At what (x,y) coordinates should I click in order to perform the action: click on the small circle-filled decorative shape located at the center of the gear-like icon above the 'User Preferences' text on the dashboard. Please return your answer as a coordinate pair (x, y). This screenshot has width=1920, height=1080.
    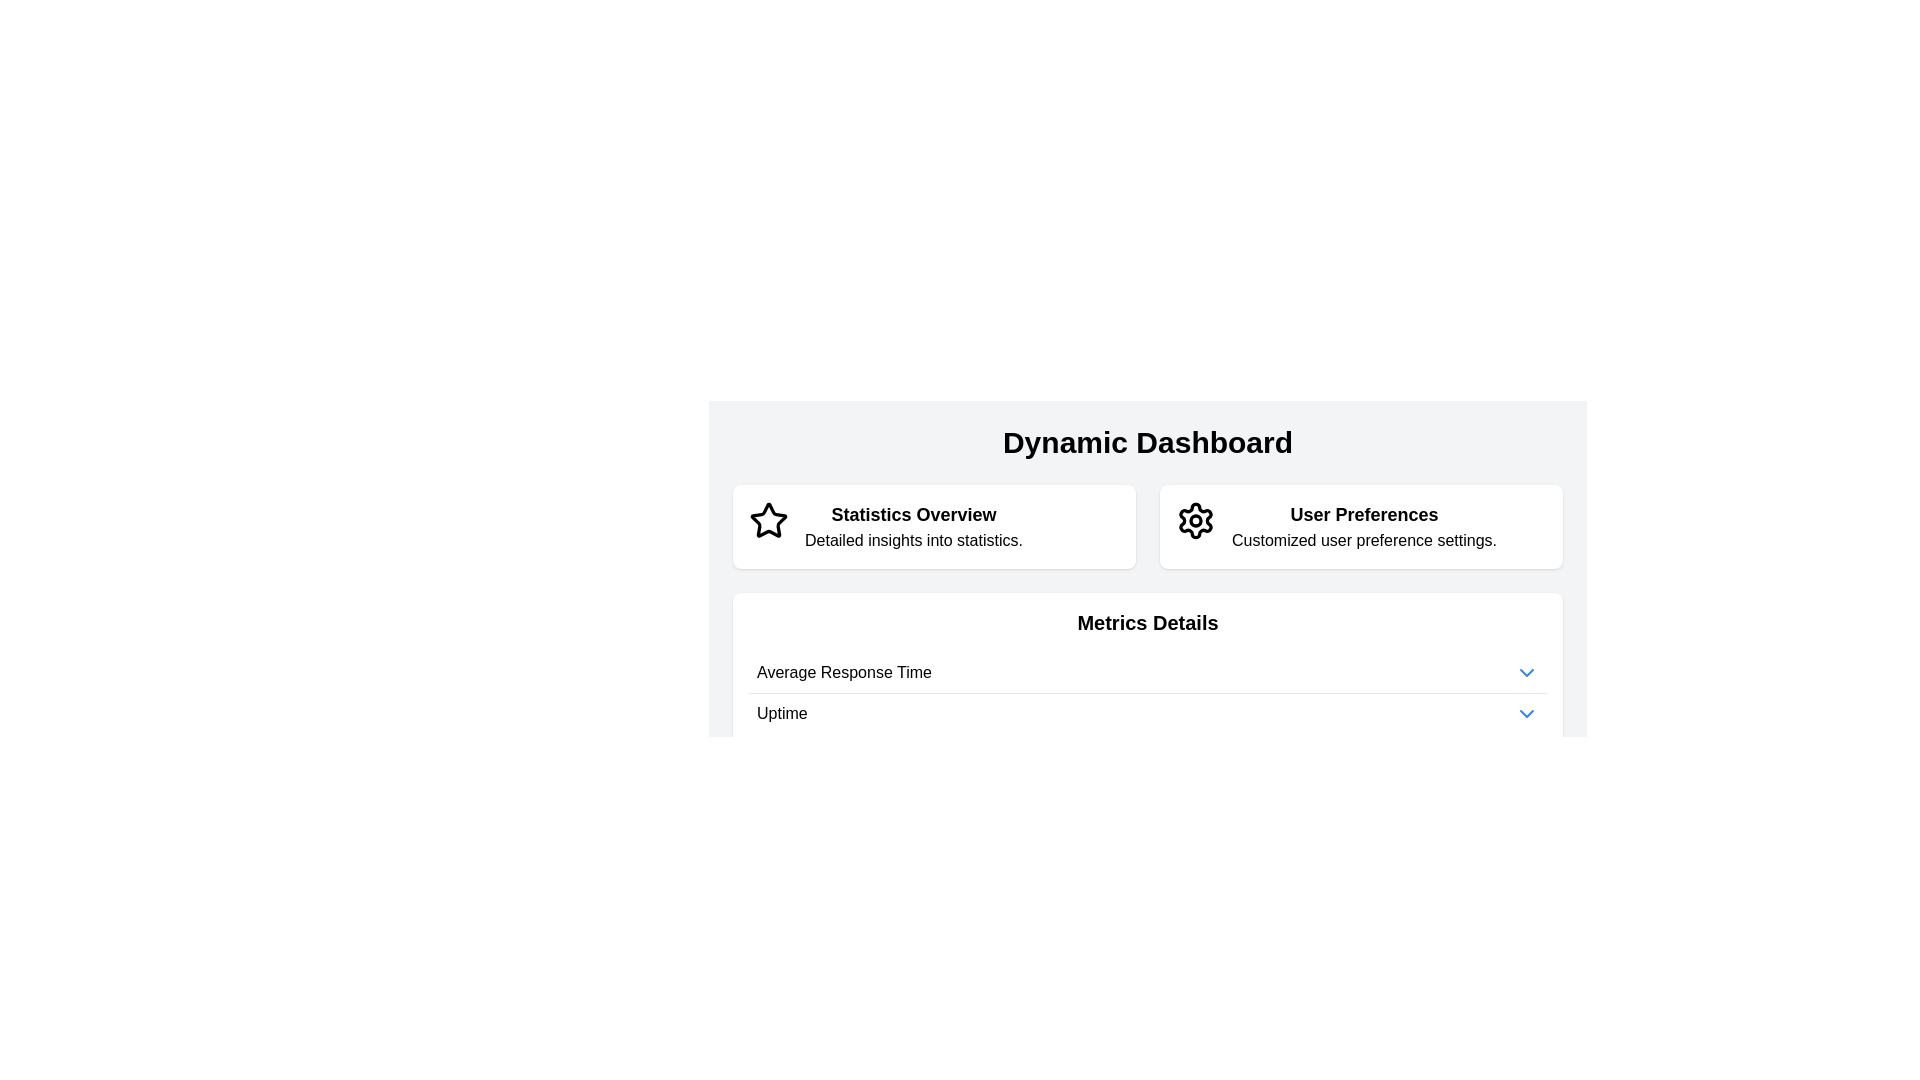
    Looking at the image, I should click on (1195, 519).